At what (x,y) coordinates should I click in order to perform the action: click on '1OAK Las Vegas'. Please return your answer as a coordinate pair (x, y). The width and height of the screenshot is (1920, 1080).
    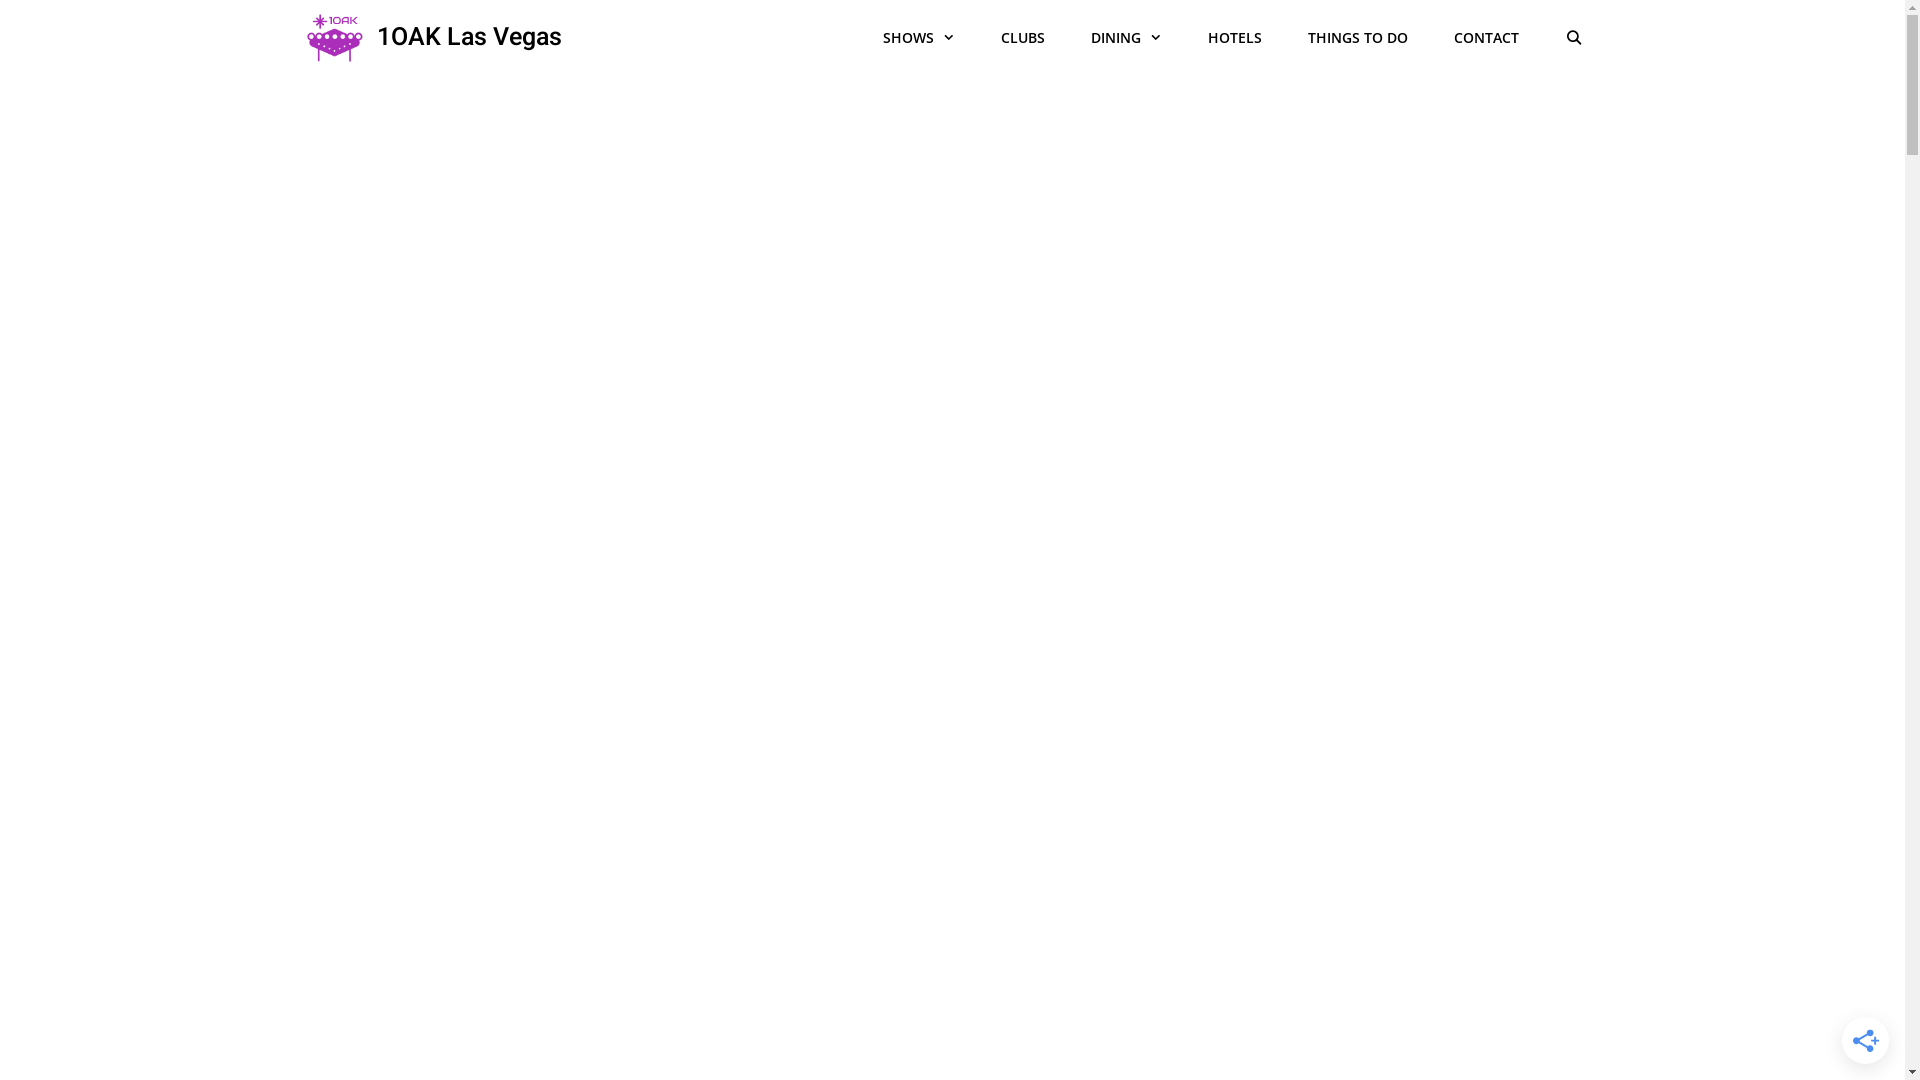
    Looking at the image, I should click on (301, 38).